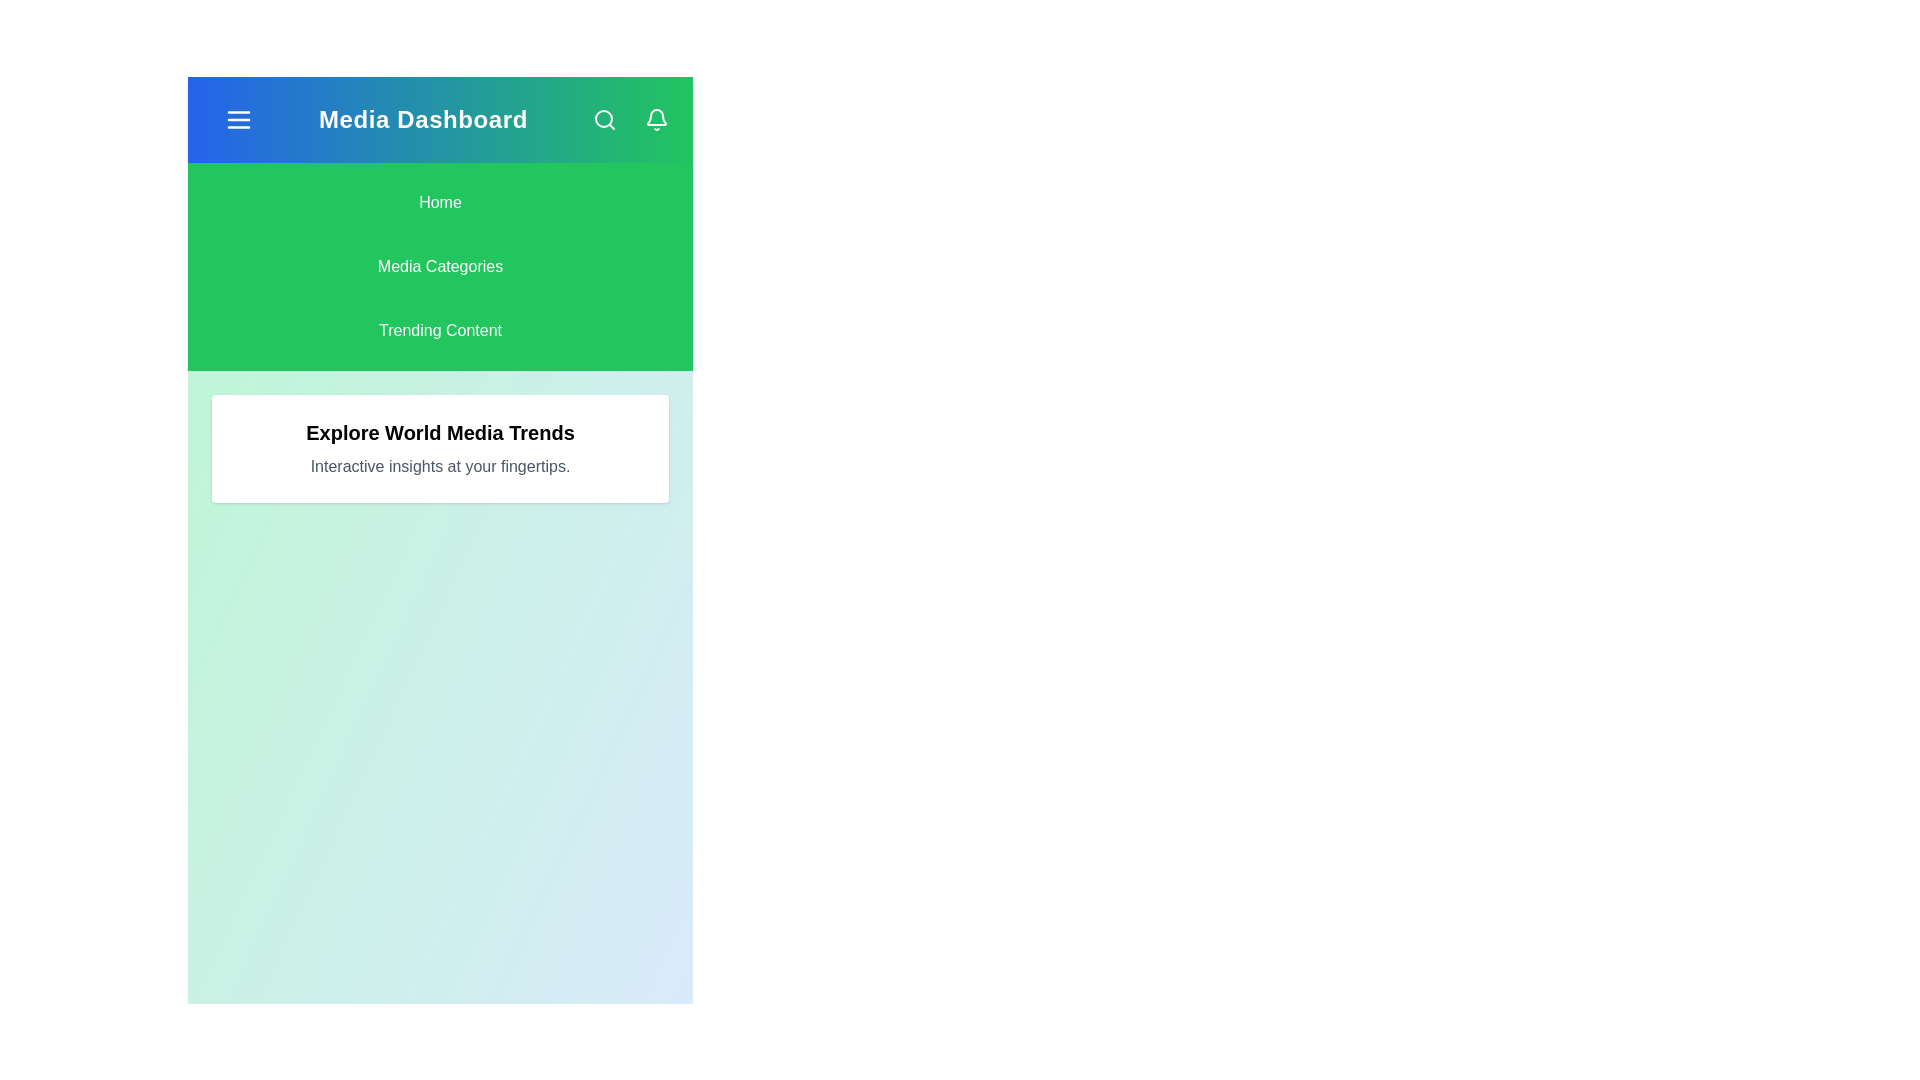 This screenshot has width=1920, height=1080. I want to click on the search toggle button to toggle the search input visibility, so click(603, 119).